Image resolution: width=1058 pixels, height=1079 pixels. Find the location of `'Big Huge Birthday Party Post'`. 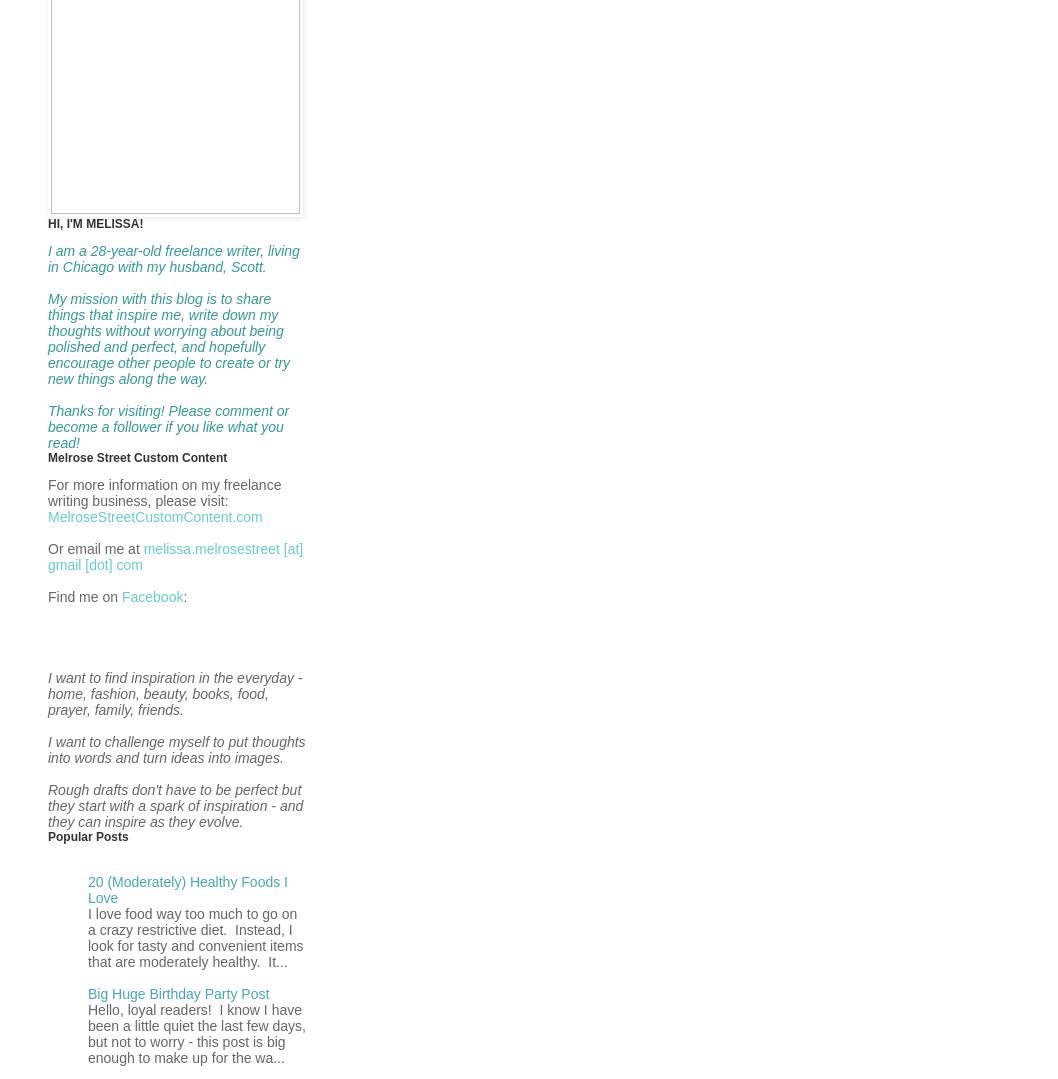

'Big Huge Birthday Party Post' is located at coordinates (88, 992).